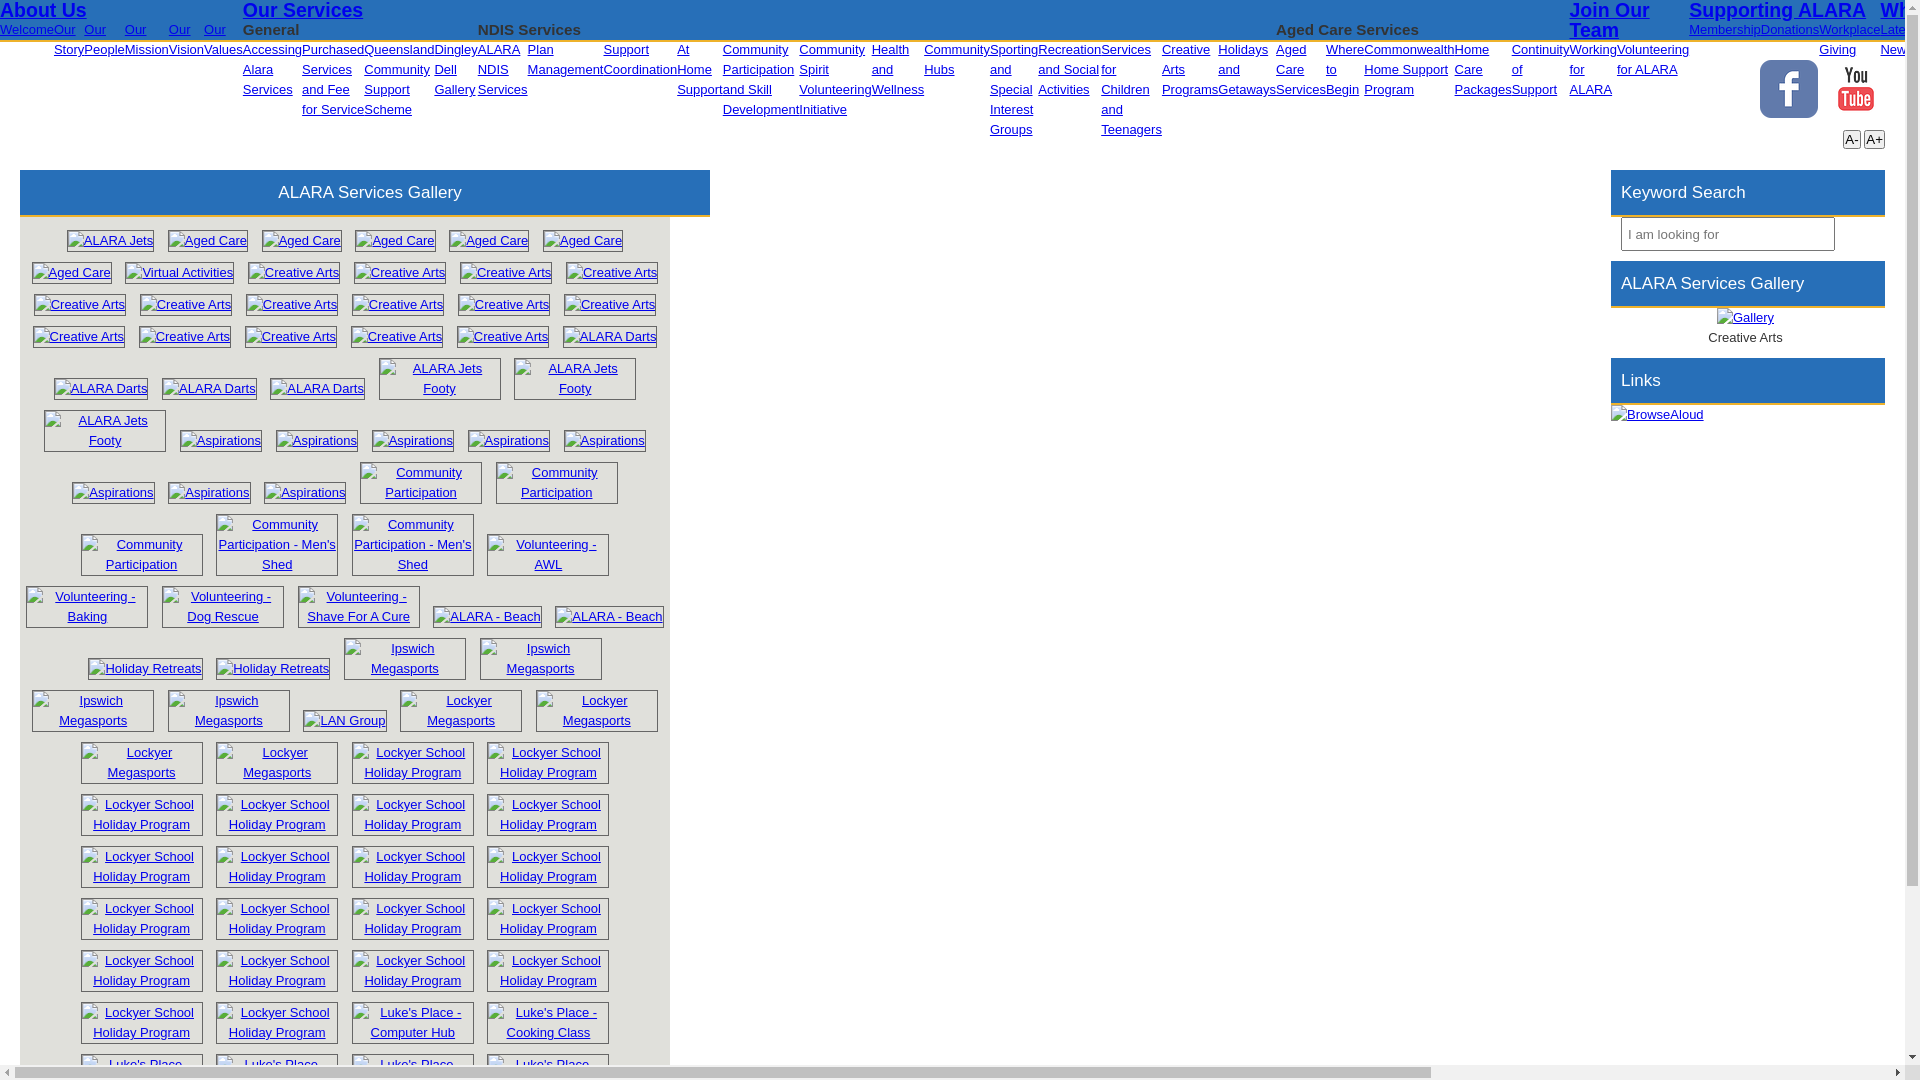 The width and height of the screenshot is (1920, 1080). What do you see at coordinates (68, 39) in the screenshot?
I see `'Our Story'` at bounding box center [68, 39].